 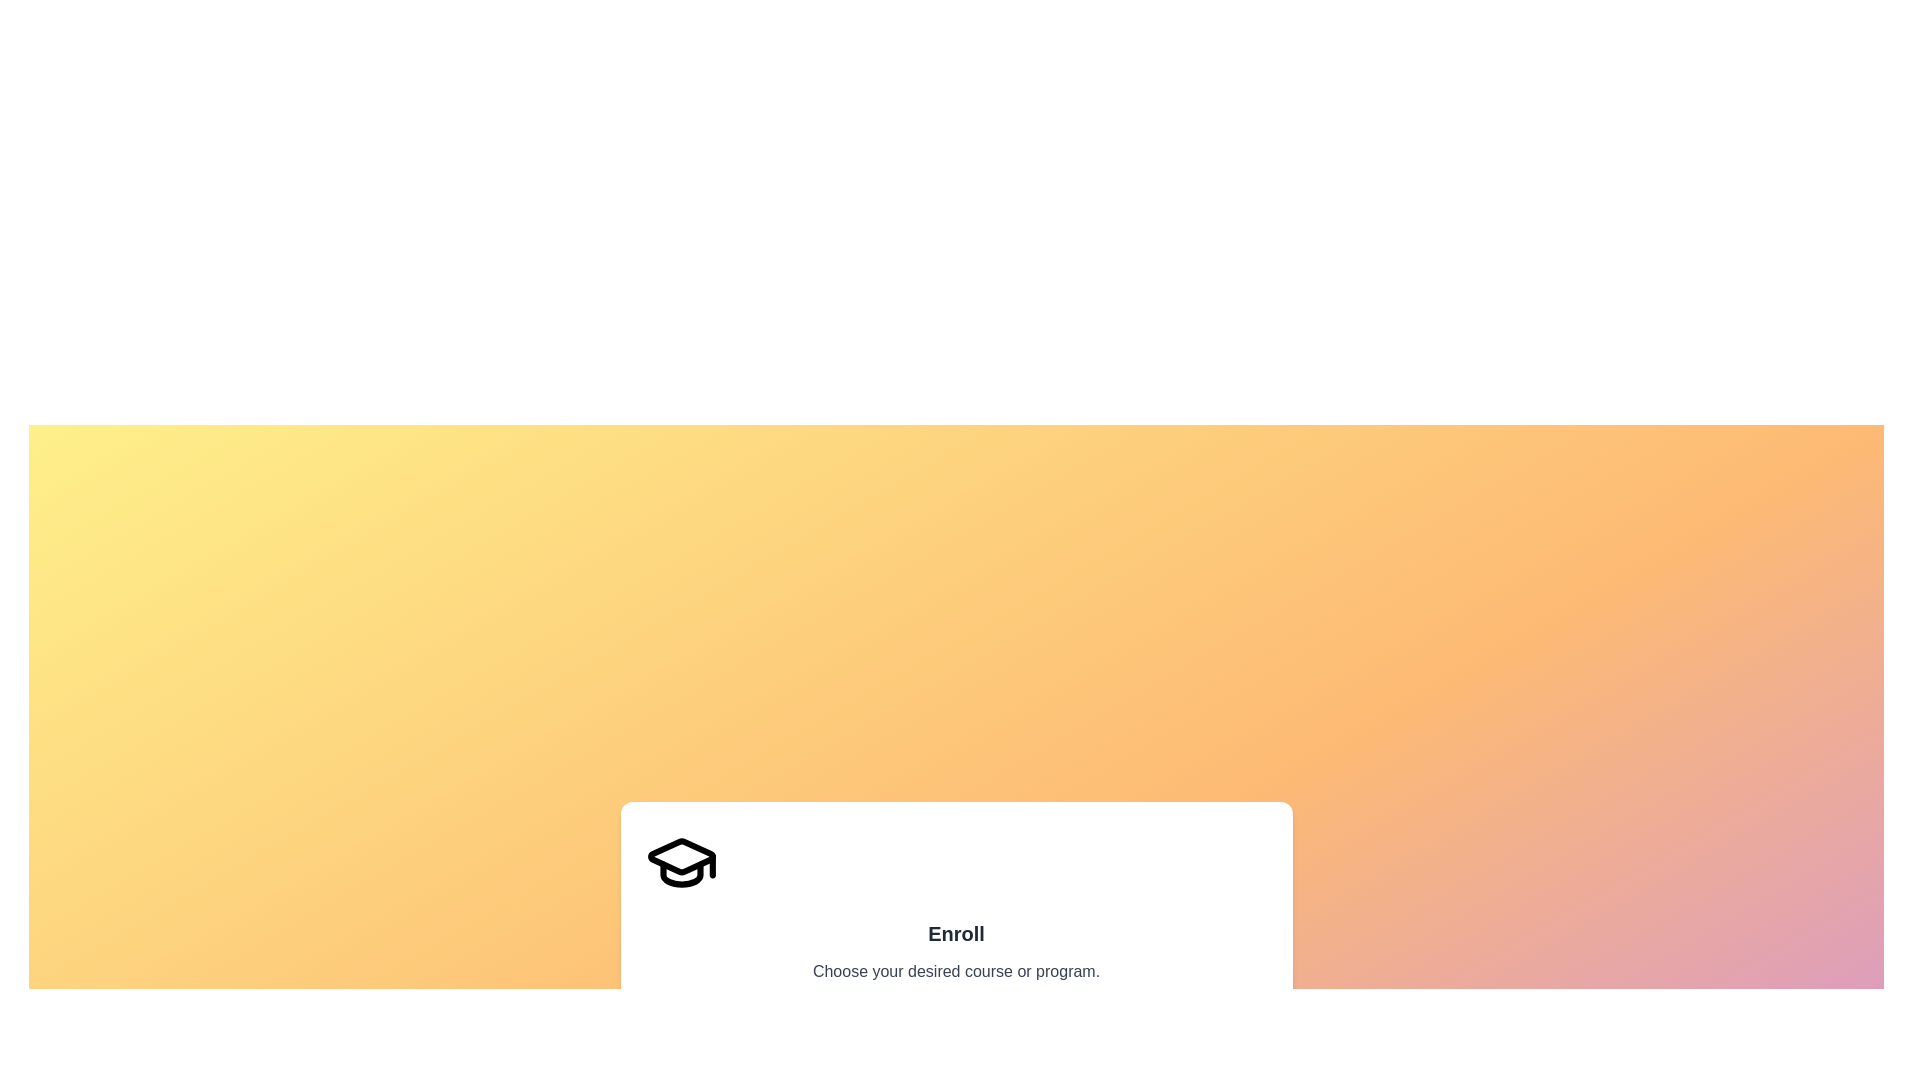 What do you see at coordinates (1231, 1043) in the screenshot?
I see `the Next button to navigate to the Next step` at bounding box center [1231, 1043].